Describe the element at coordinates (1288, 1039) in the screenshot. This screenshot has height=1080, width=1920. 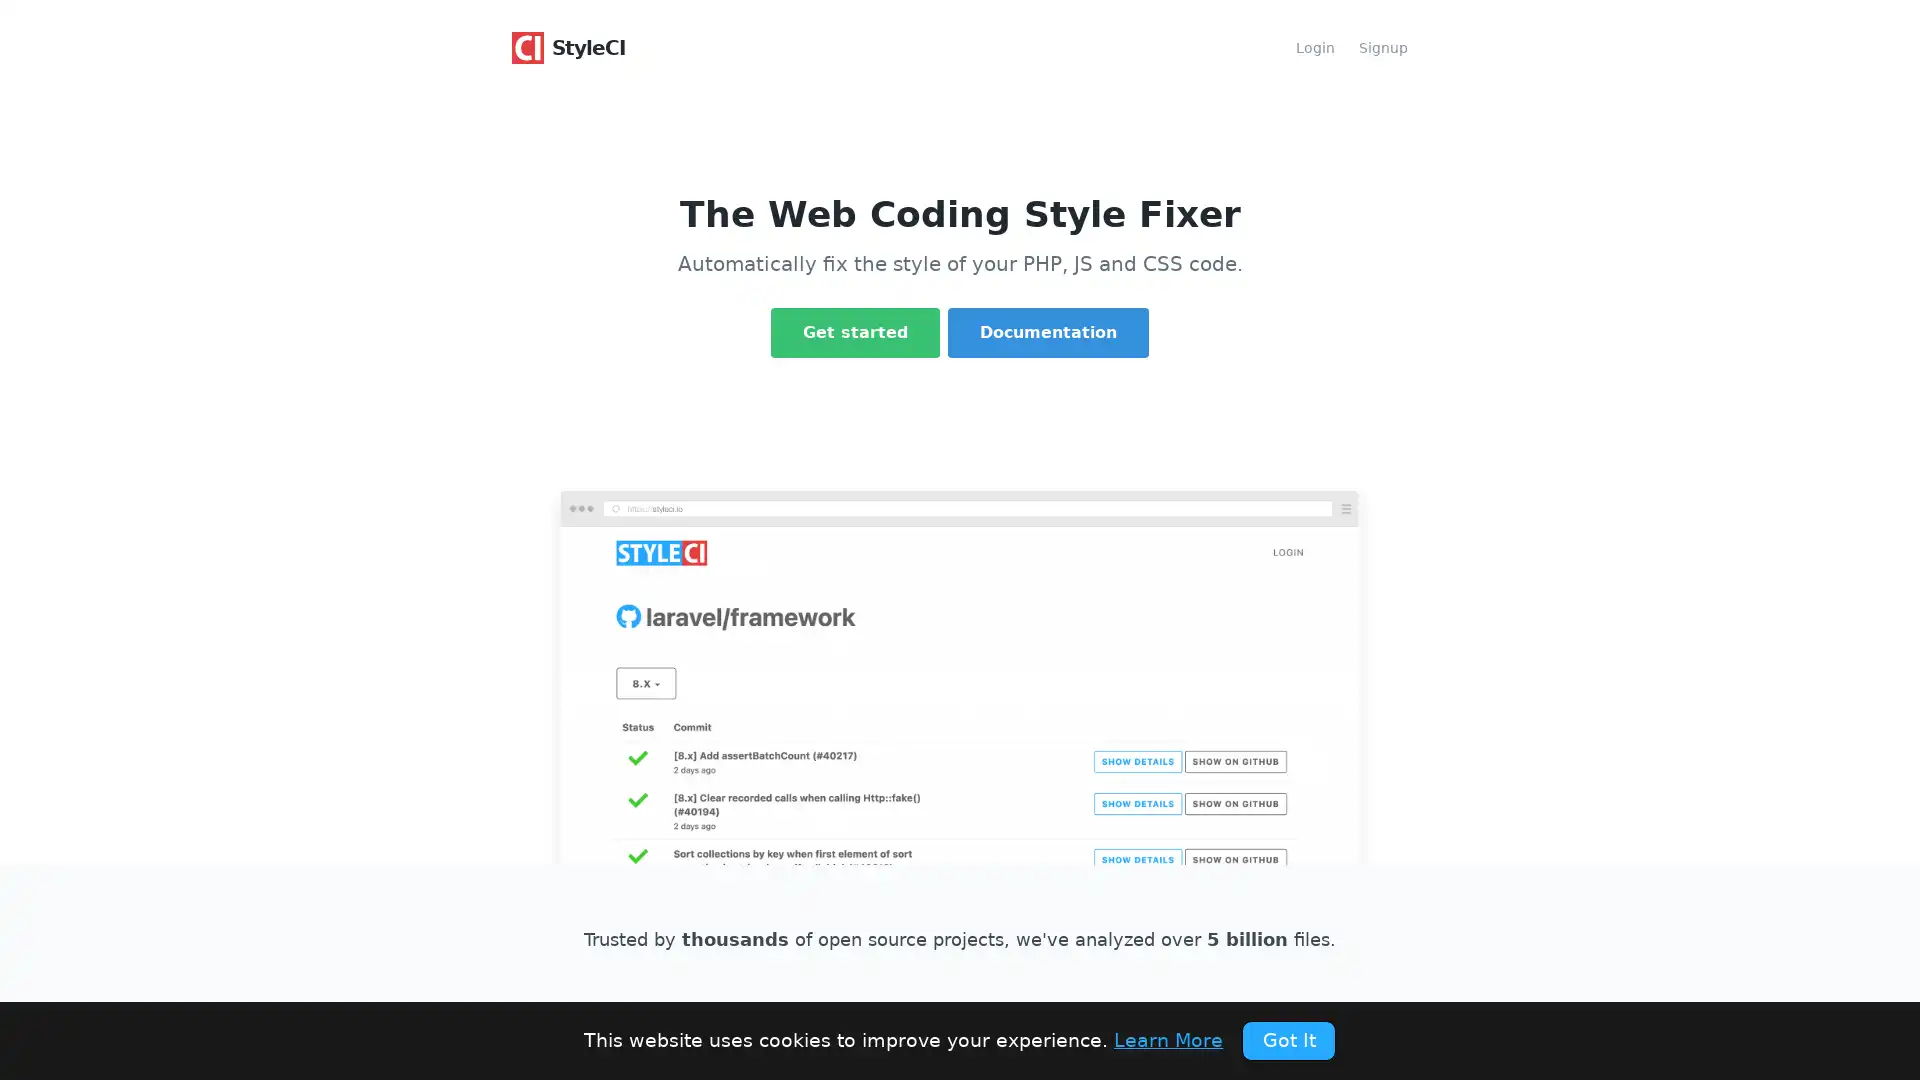
I see `Got It` at that location.